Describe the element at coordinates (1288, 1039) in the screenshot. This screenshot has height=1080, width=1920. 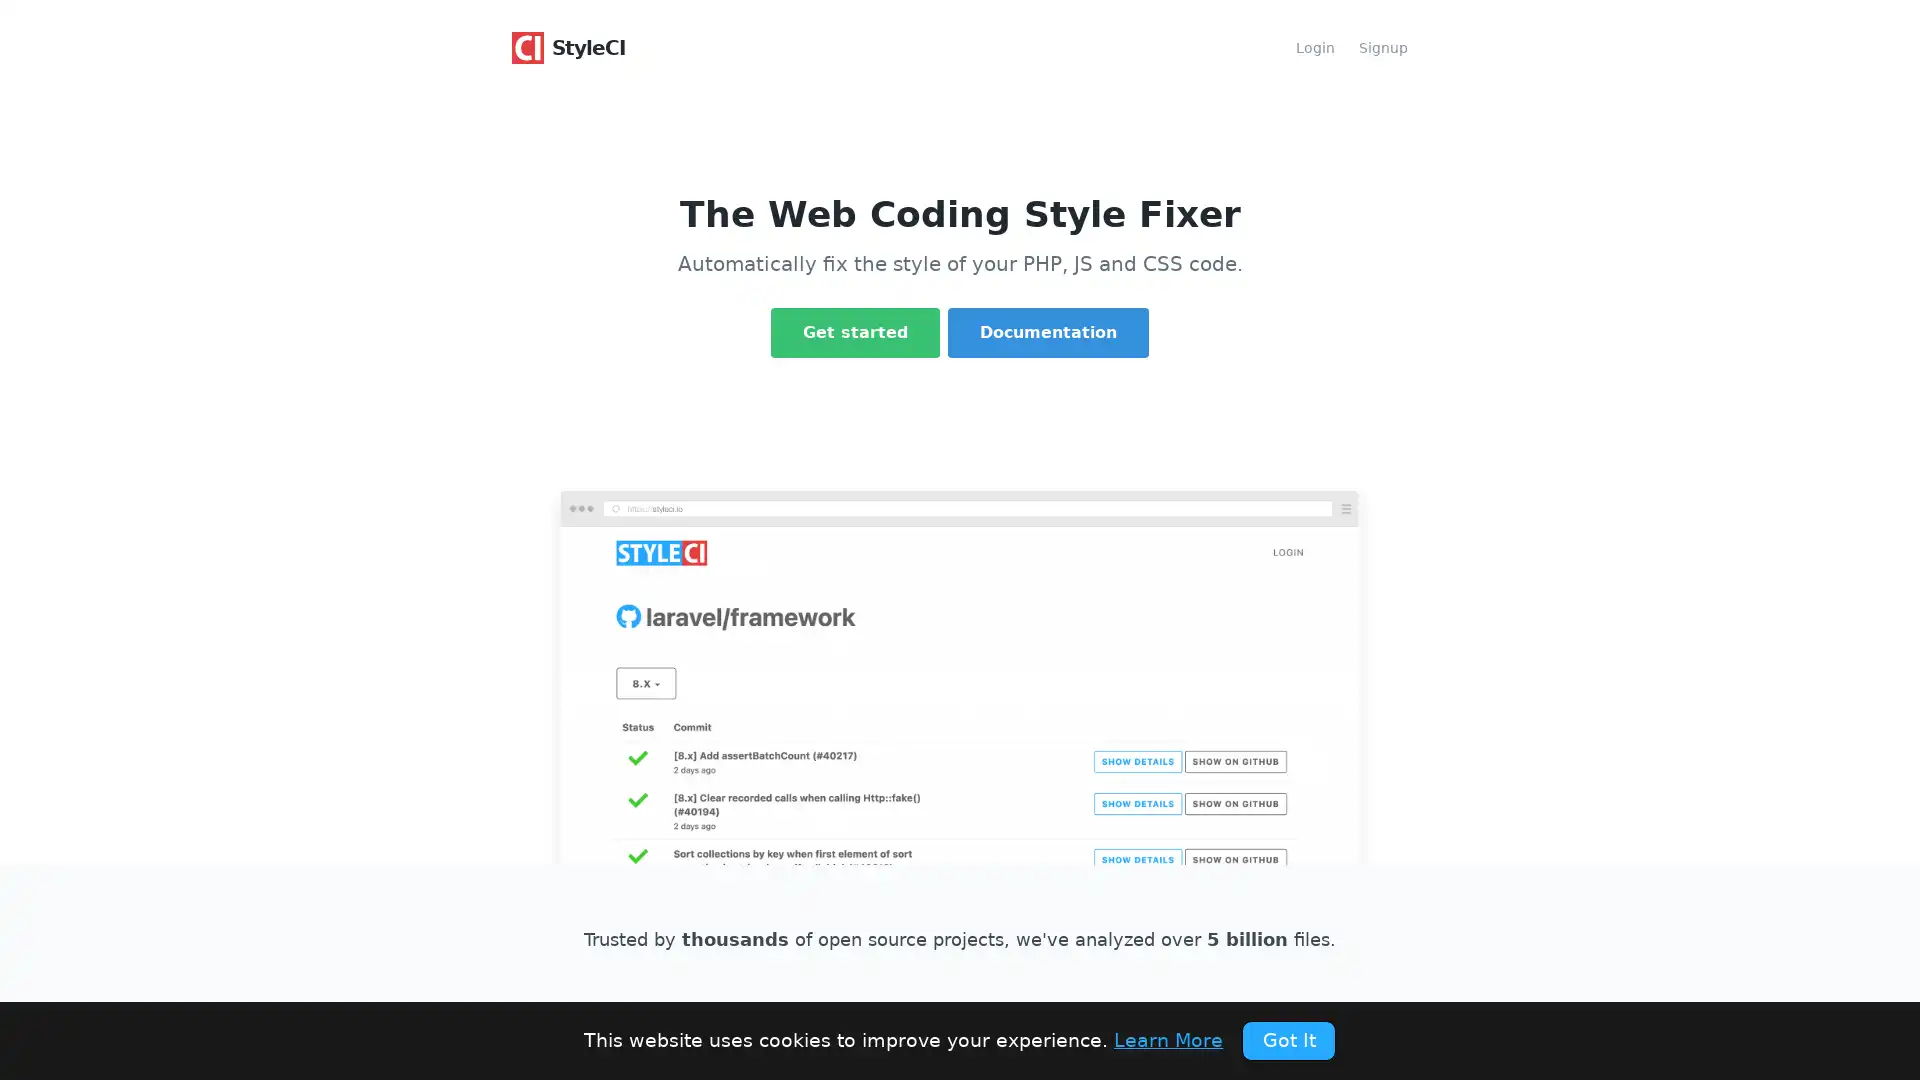
I see `Got It` at that location.